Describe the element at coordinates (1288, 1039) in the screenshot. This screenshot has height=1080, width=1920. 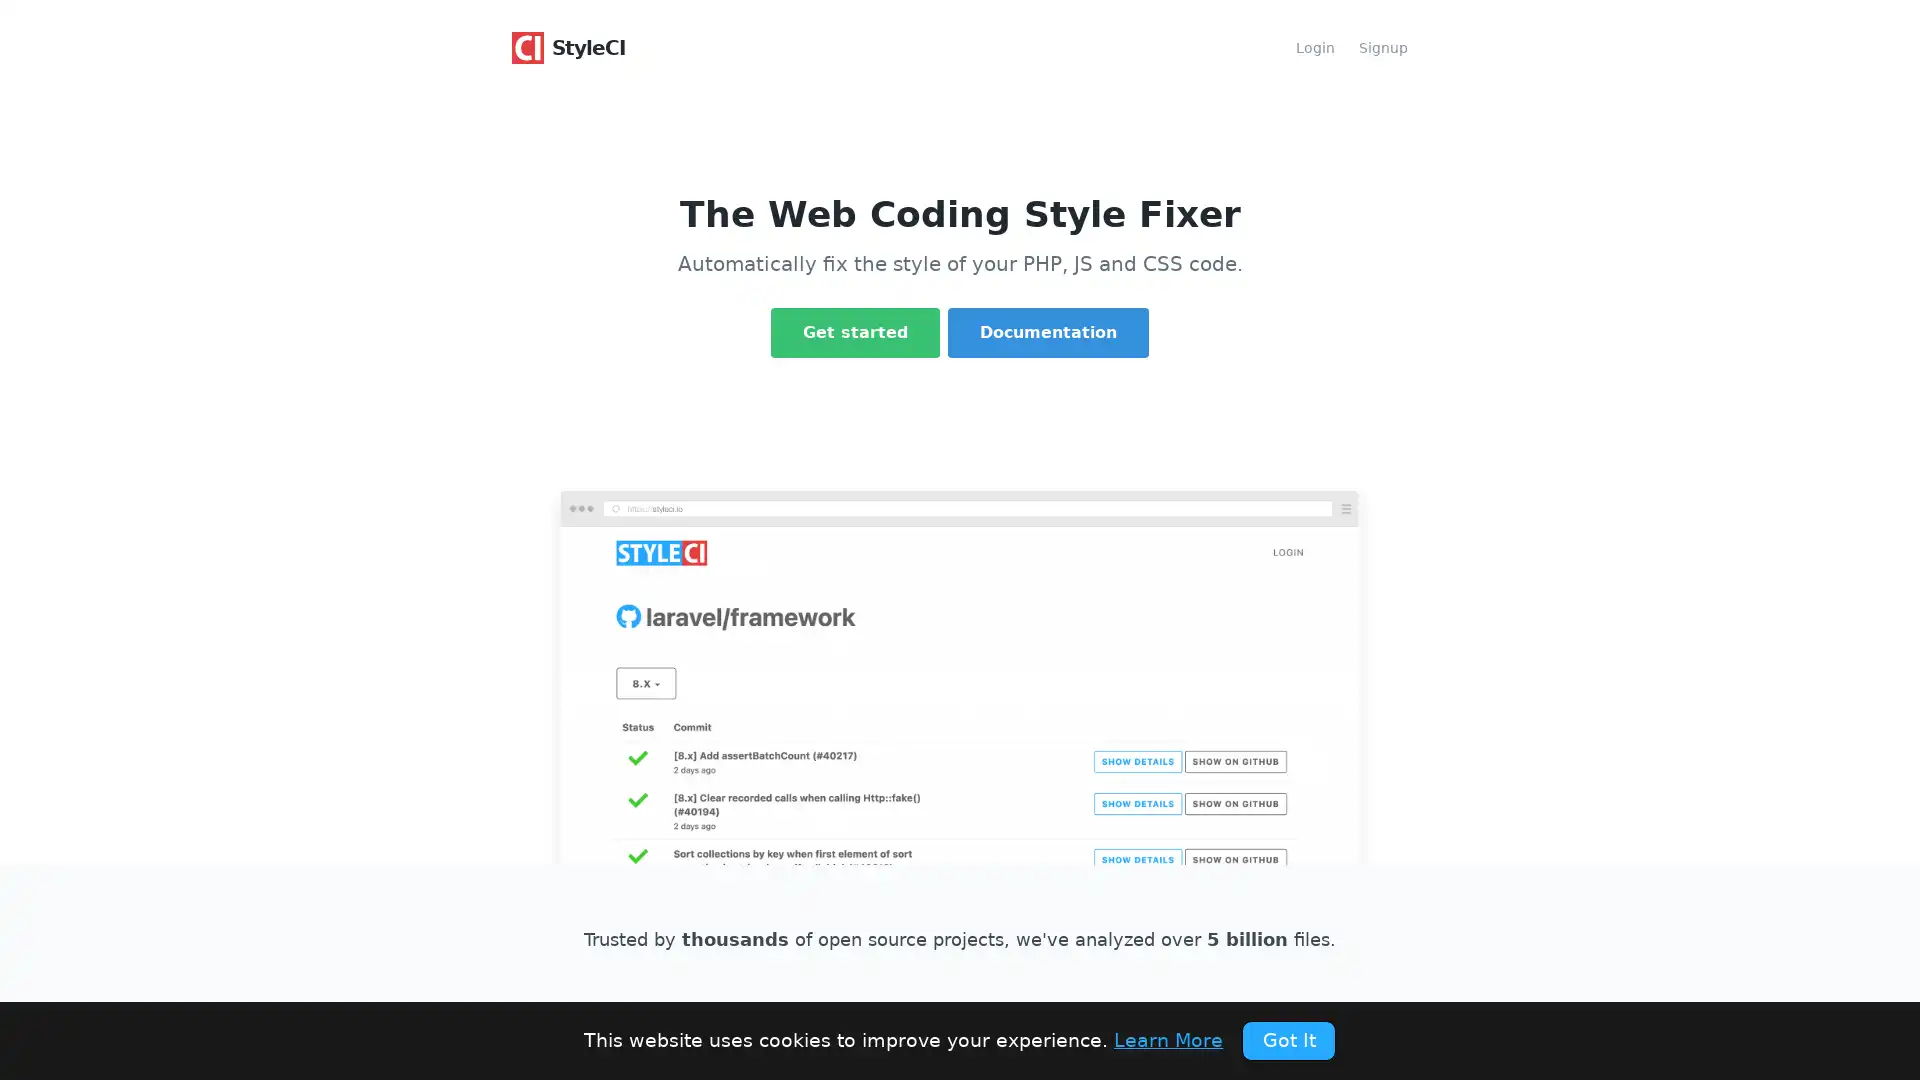
I see `Got It` at that location.